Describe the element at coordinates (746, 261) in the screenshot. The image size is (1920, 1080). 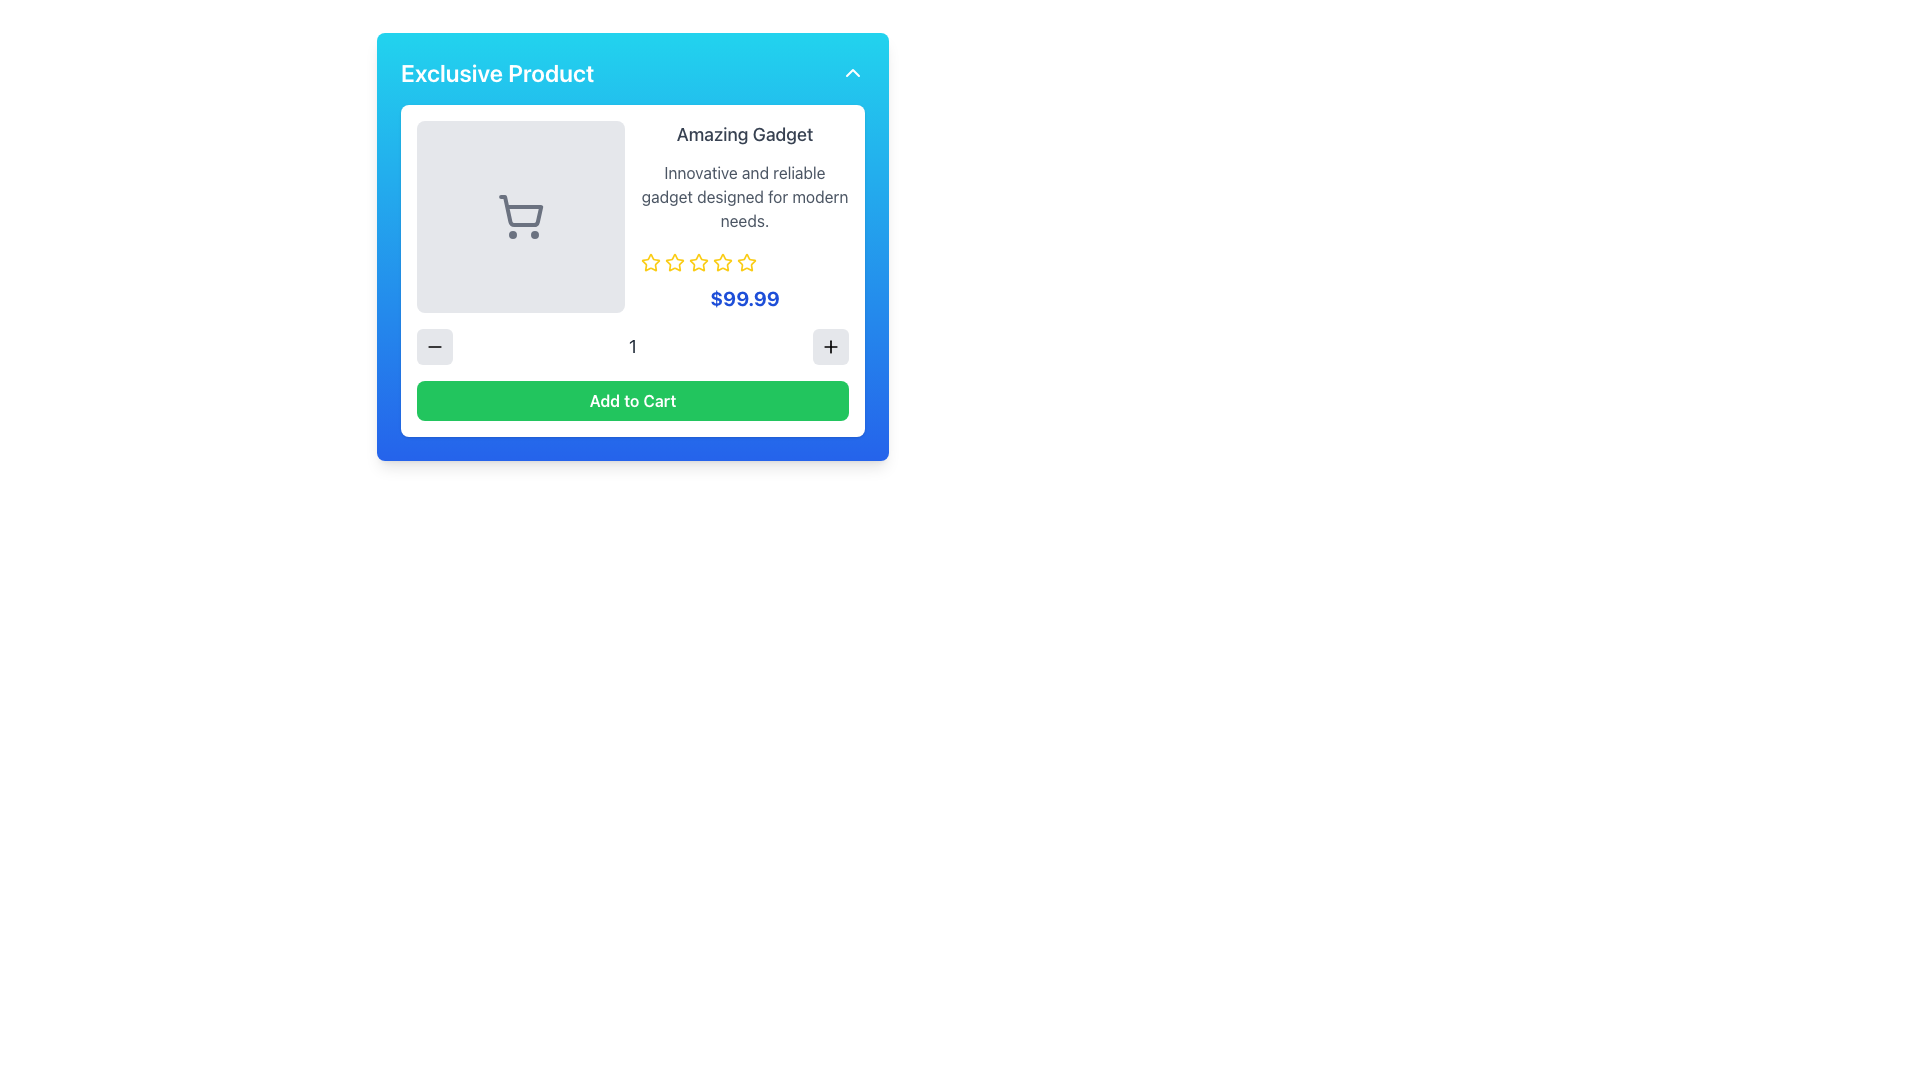
I see `the fourth star in the five-star rating system, which is yellow-bordered and white-filled, located below the text 'Amazing Gadget'` at that location.